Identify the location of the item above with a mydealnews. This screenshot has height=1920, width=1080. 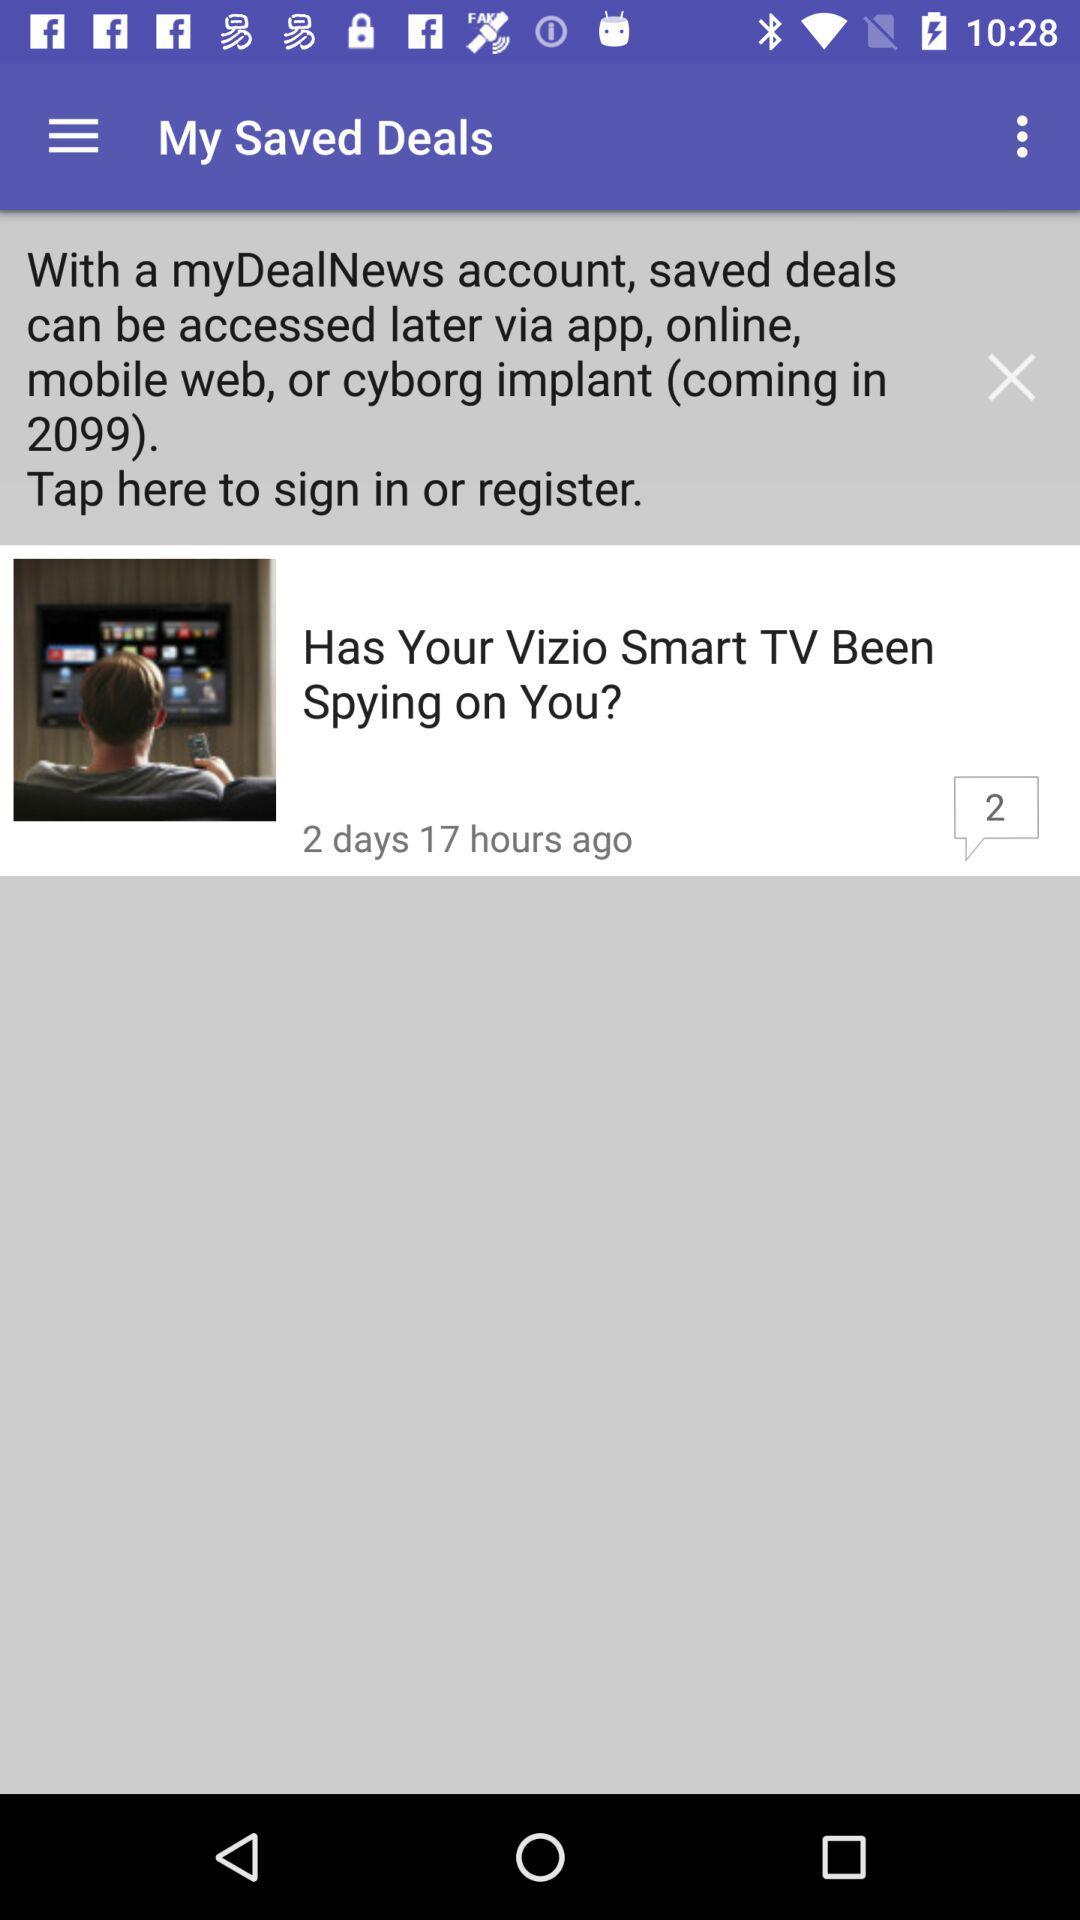
(72, 135).